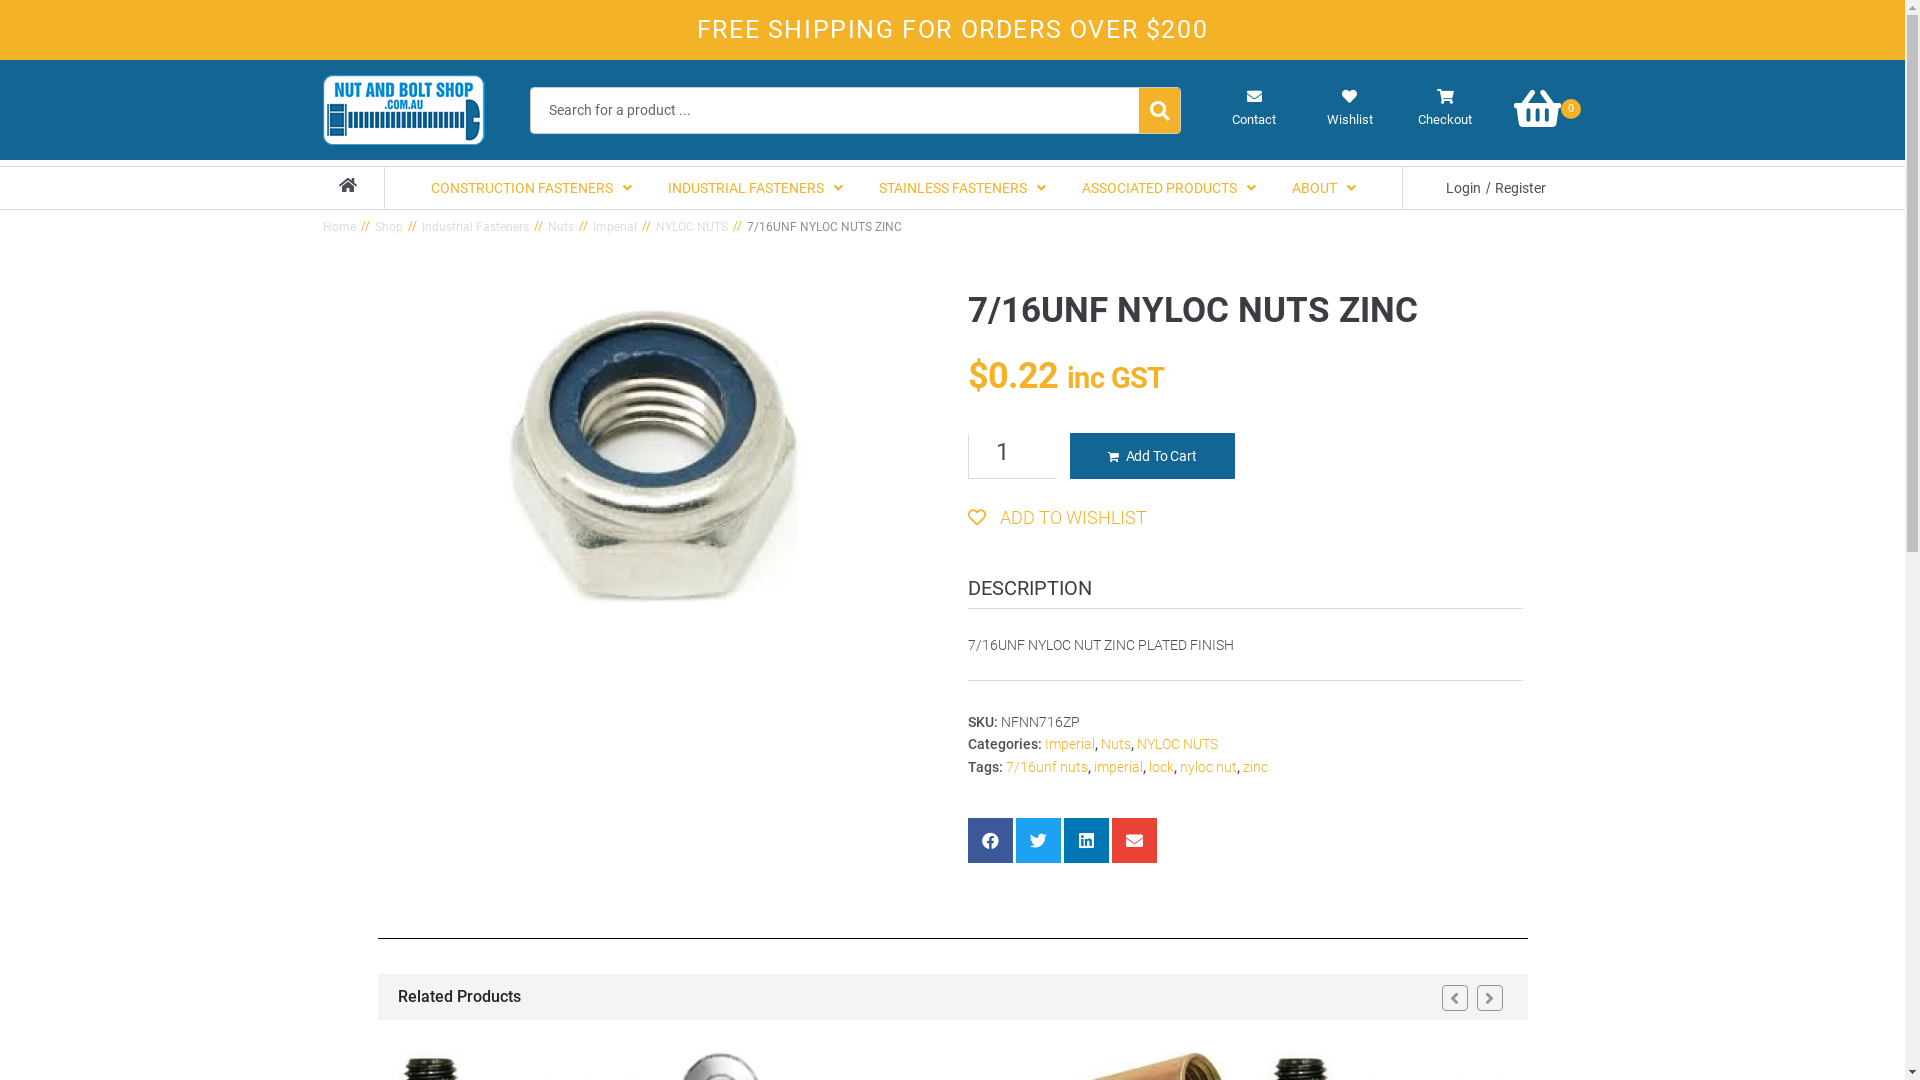 This screenshot has width=1920, height=1080. Describe the element at coordinates (652, 455) in the screenshot. I see `'images'` at that location.